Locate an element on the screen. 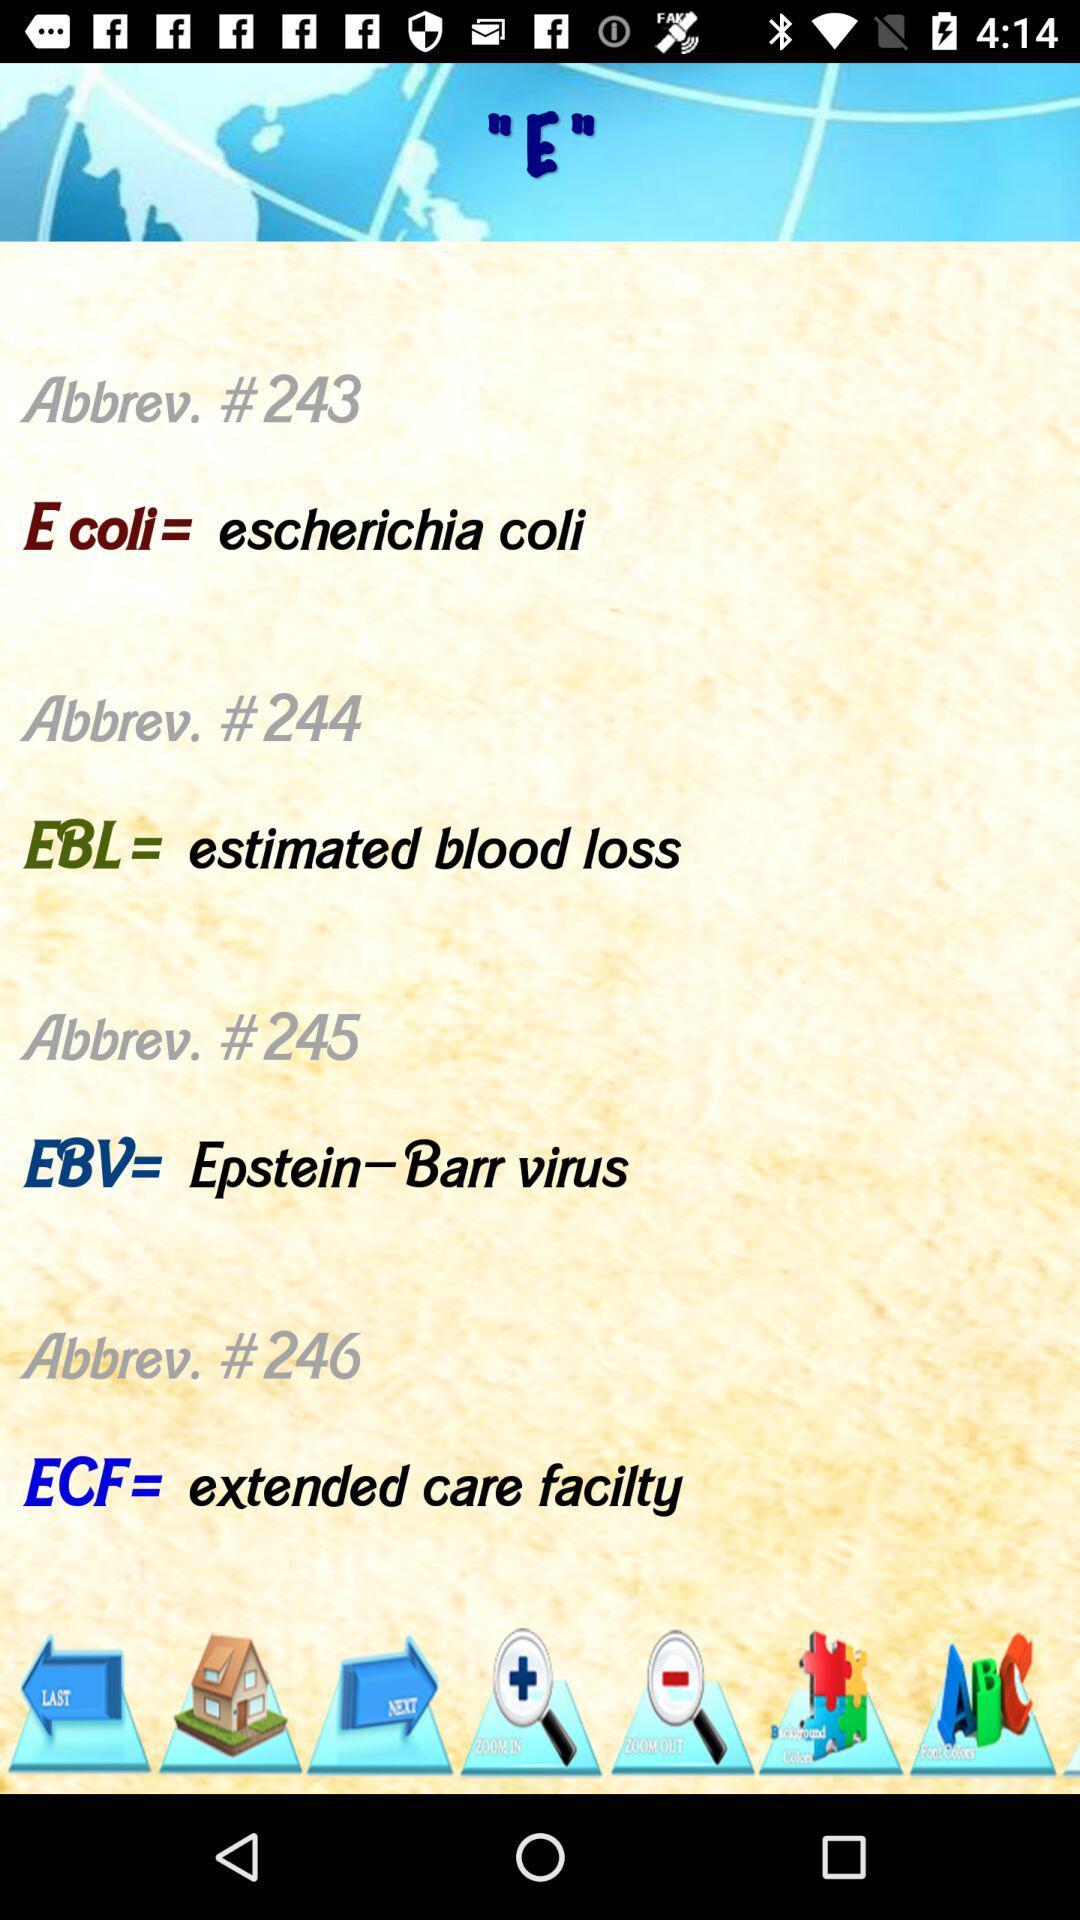 The height and width of the screenshot is (1920, 1080). go home is located at coordinates (228, 1702).